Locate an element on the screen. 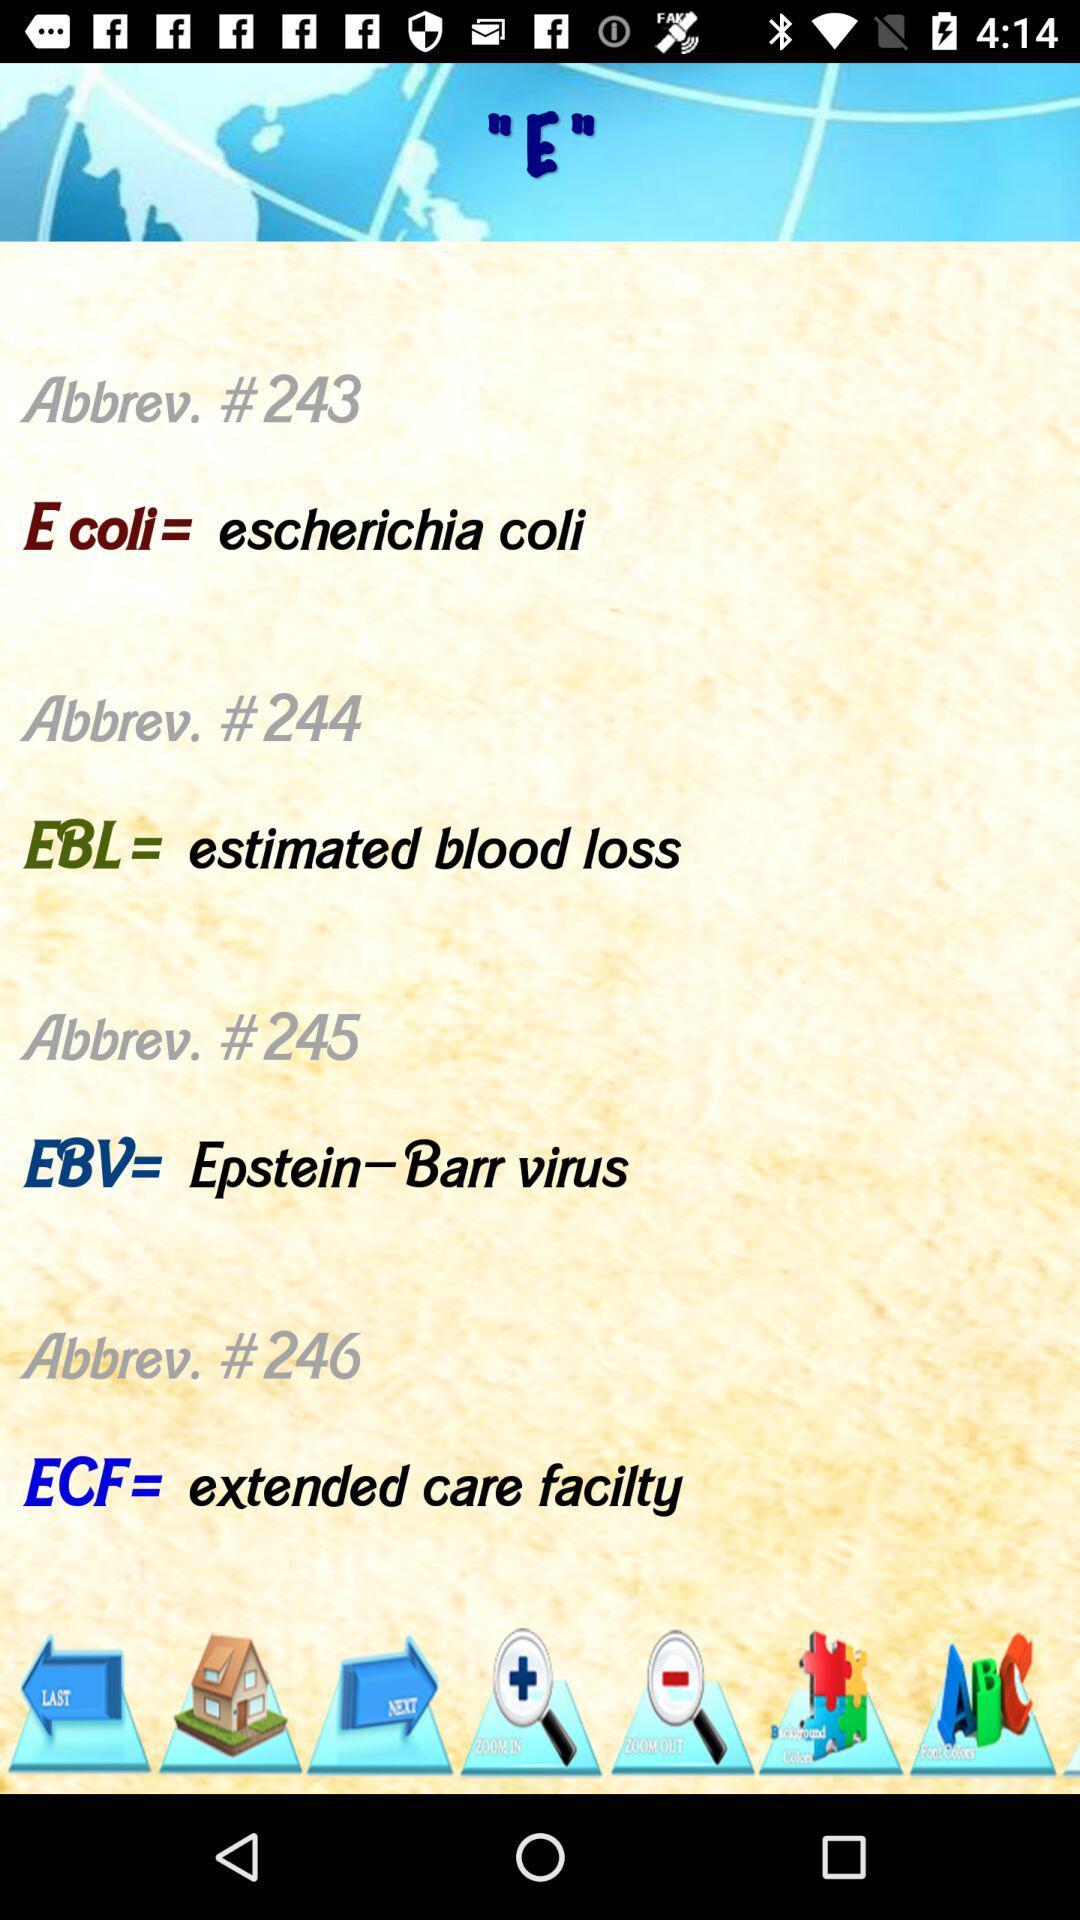 The height and width of the screenshot is (1920, 1080). go home is located at coordinates (228, 1702).